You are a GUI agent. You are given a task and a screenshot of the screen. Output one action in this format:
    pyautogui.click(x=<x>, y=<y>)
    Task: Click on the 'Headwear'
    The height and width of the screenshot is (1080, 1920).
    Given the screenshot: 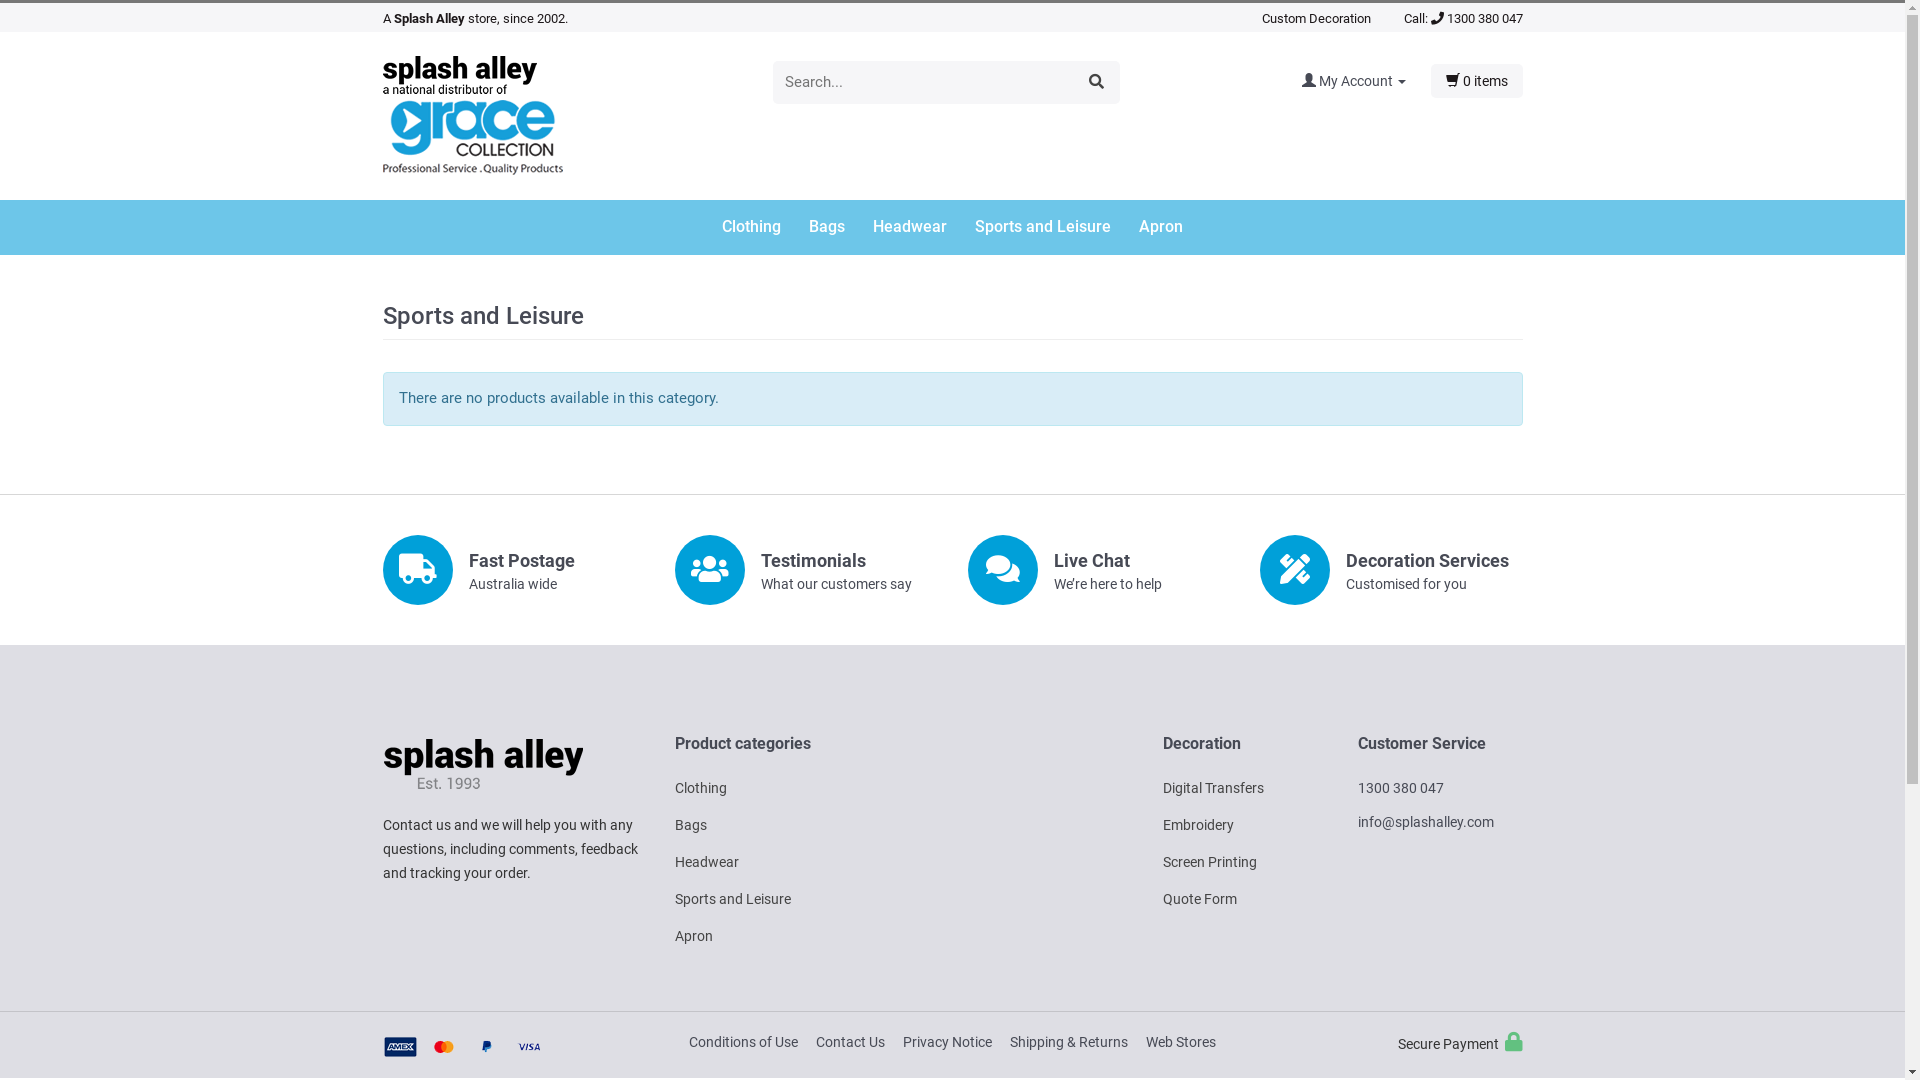 What is the action you would take?
    pyautogui.click(x=675, y=860)
    